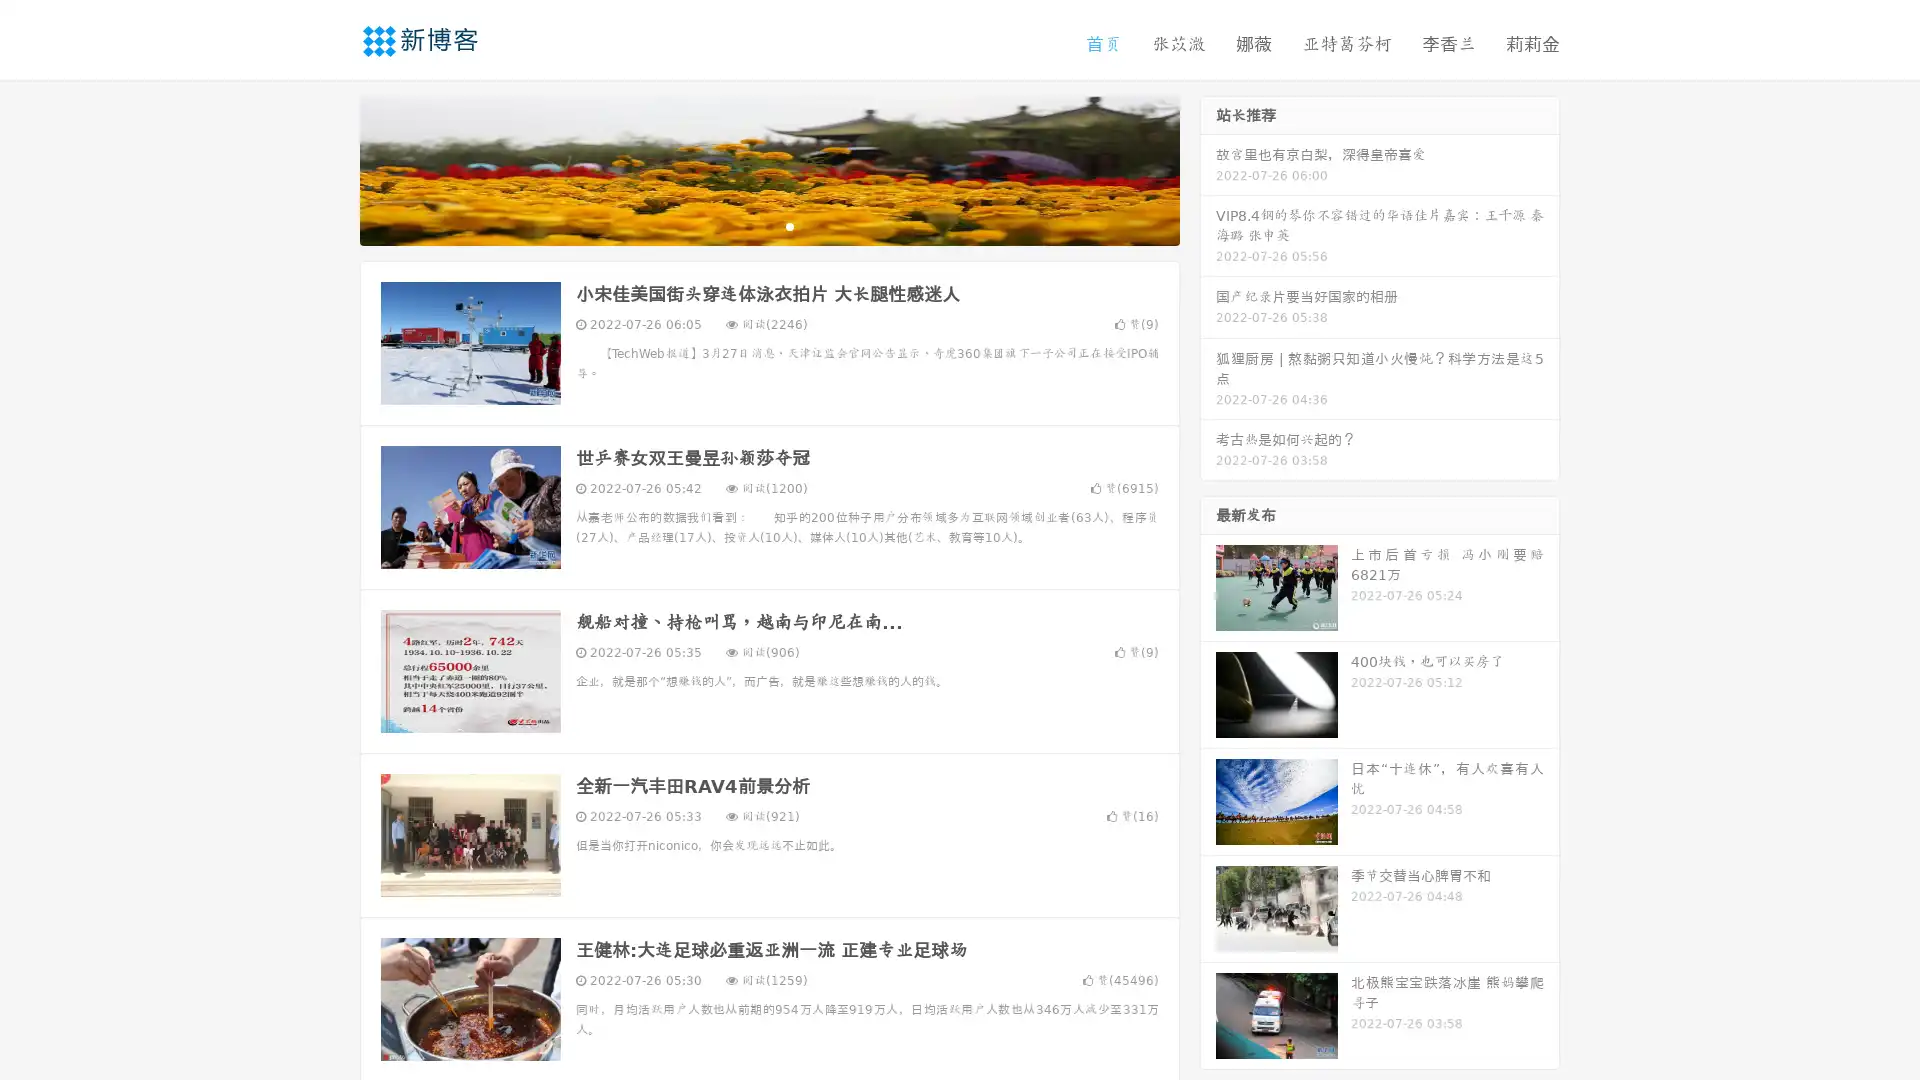 The image size is (1920, 1080). I want to click on Go to slide 3, so click(789, 225).